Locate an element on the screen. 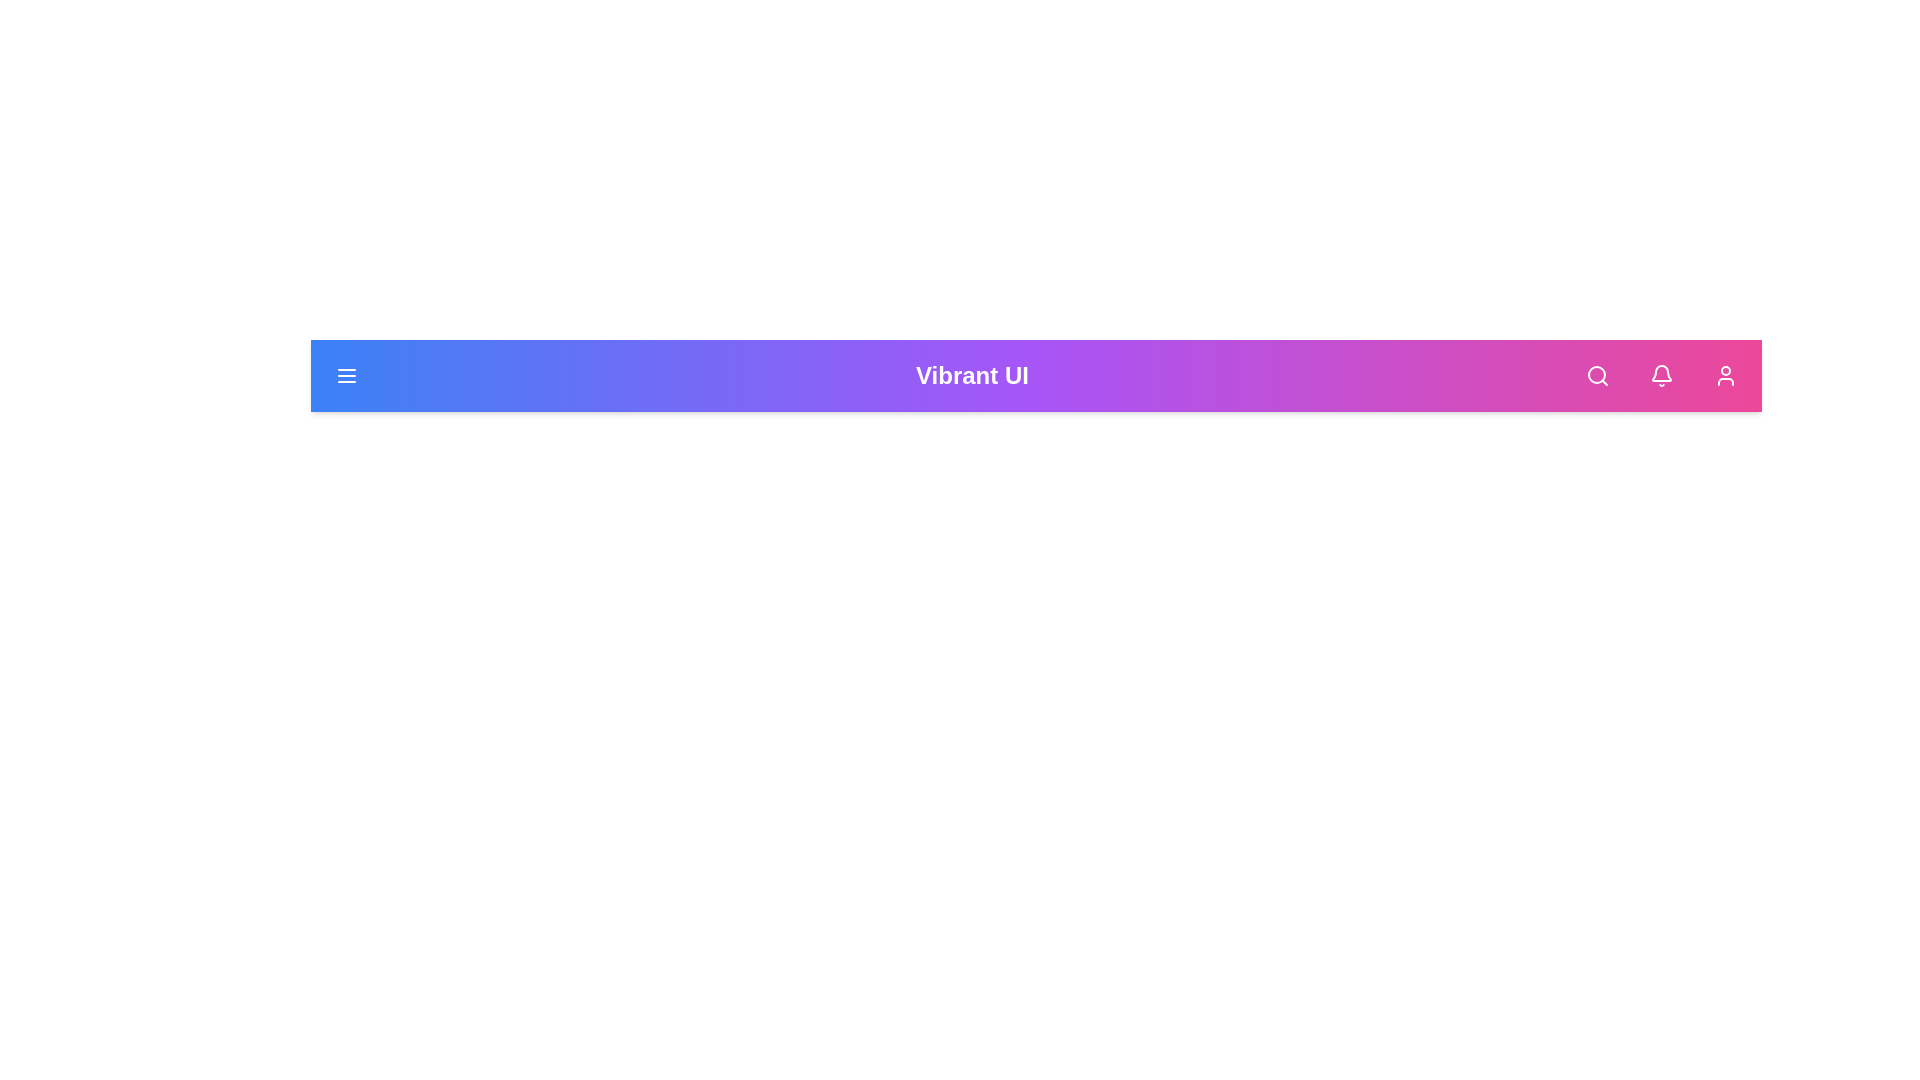  the bell icon to access notifications is located at coordinates (1661, 375).